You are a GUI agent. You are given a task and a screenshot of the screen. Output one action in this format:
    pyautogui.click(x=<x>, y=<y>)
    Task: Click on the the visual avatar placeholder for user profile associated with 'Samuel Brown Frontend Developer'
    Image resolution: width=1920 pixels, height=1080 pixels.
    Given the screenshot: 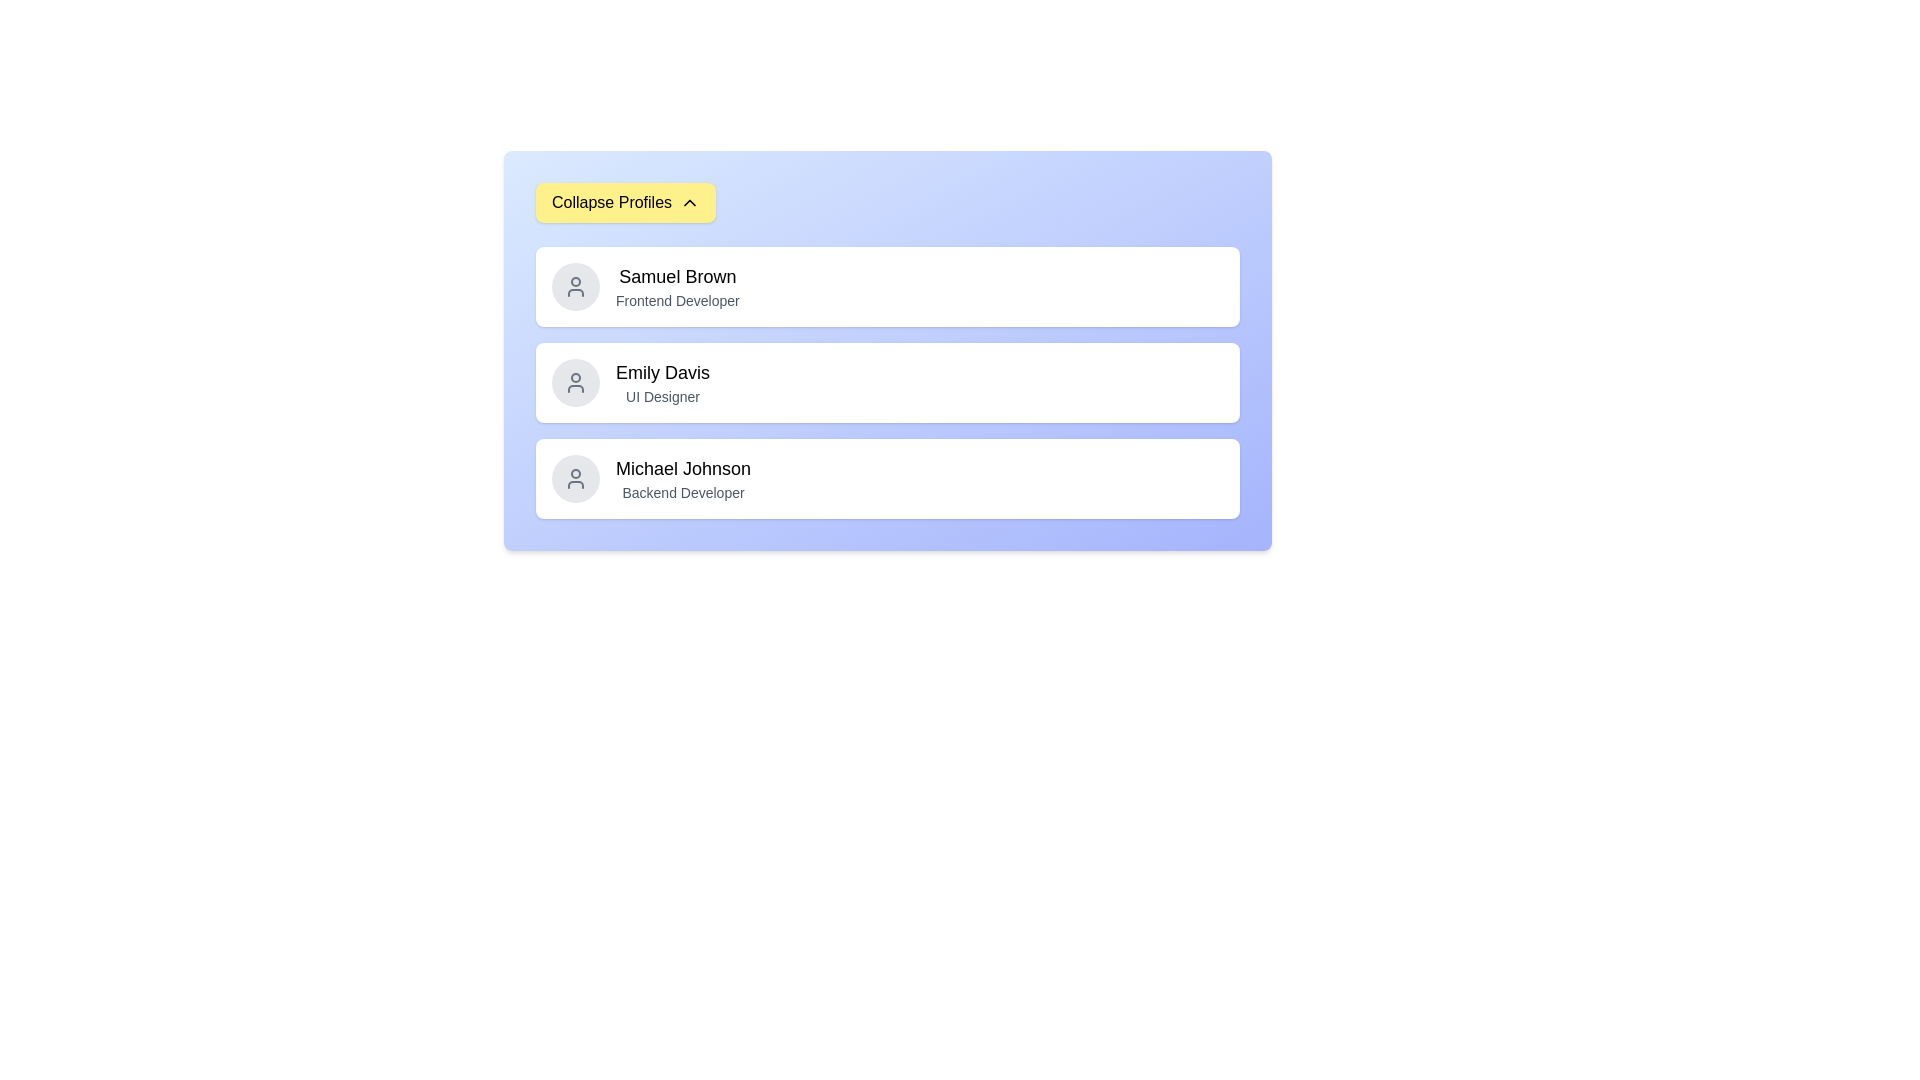 What is the action you would take?
    pyautogui.click(x=575, y=286)
    